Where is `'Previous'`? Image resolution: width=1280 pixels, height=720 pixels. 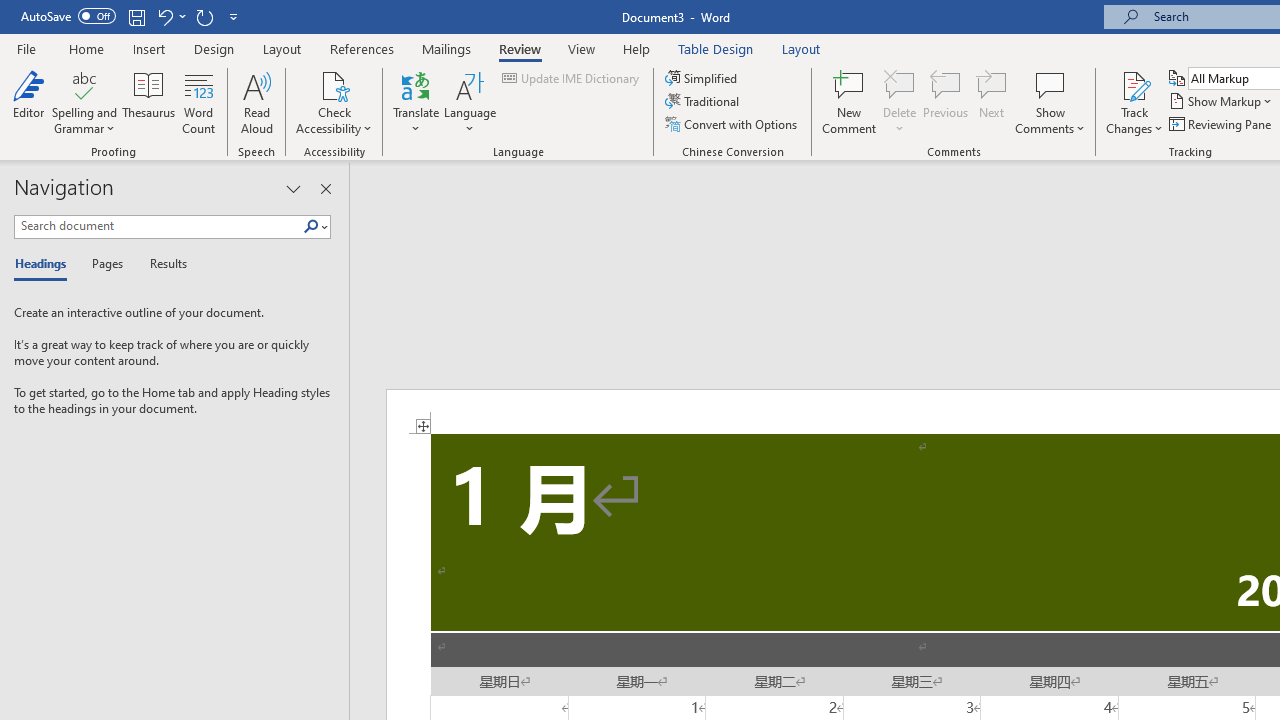
'Previous' is located at coordinates (945, 103).